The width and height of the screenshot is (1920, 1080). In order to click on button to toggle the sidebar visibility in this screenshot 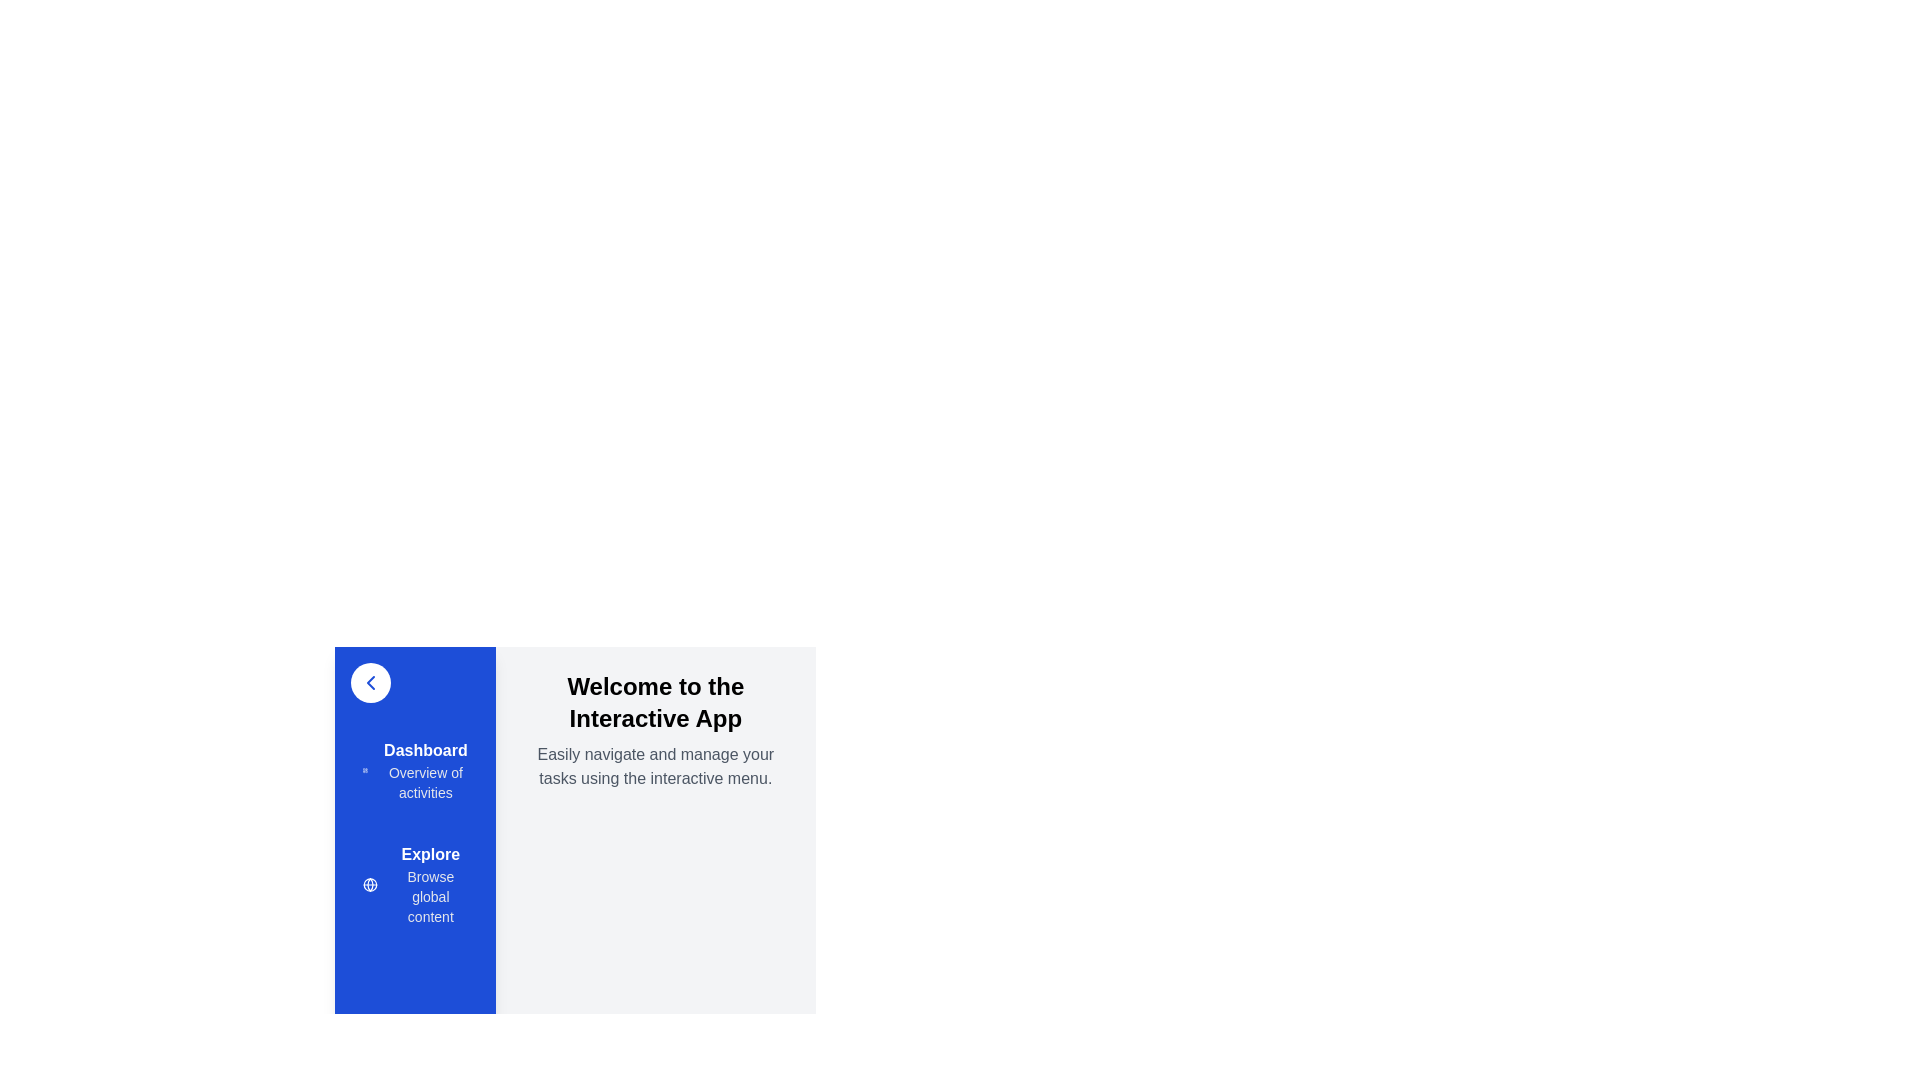, I will do `click(370, 681)`.